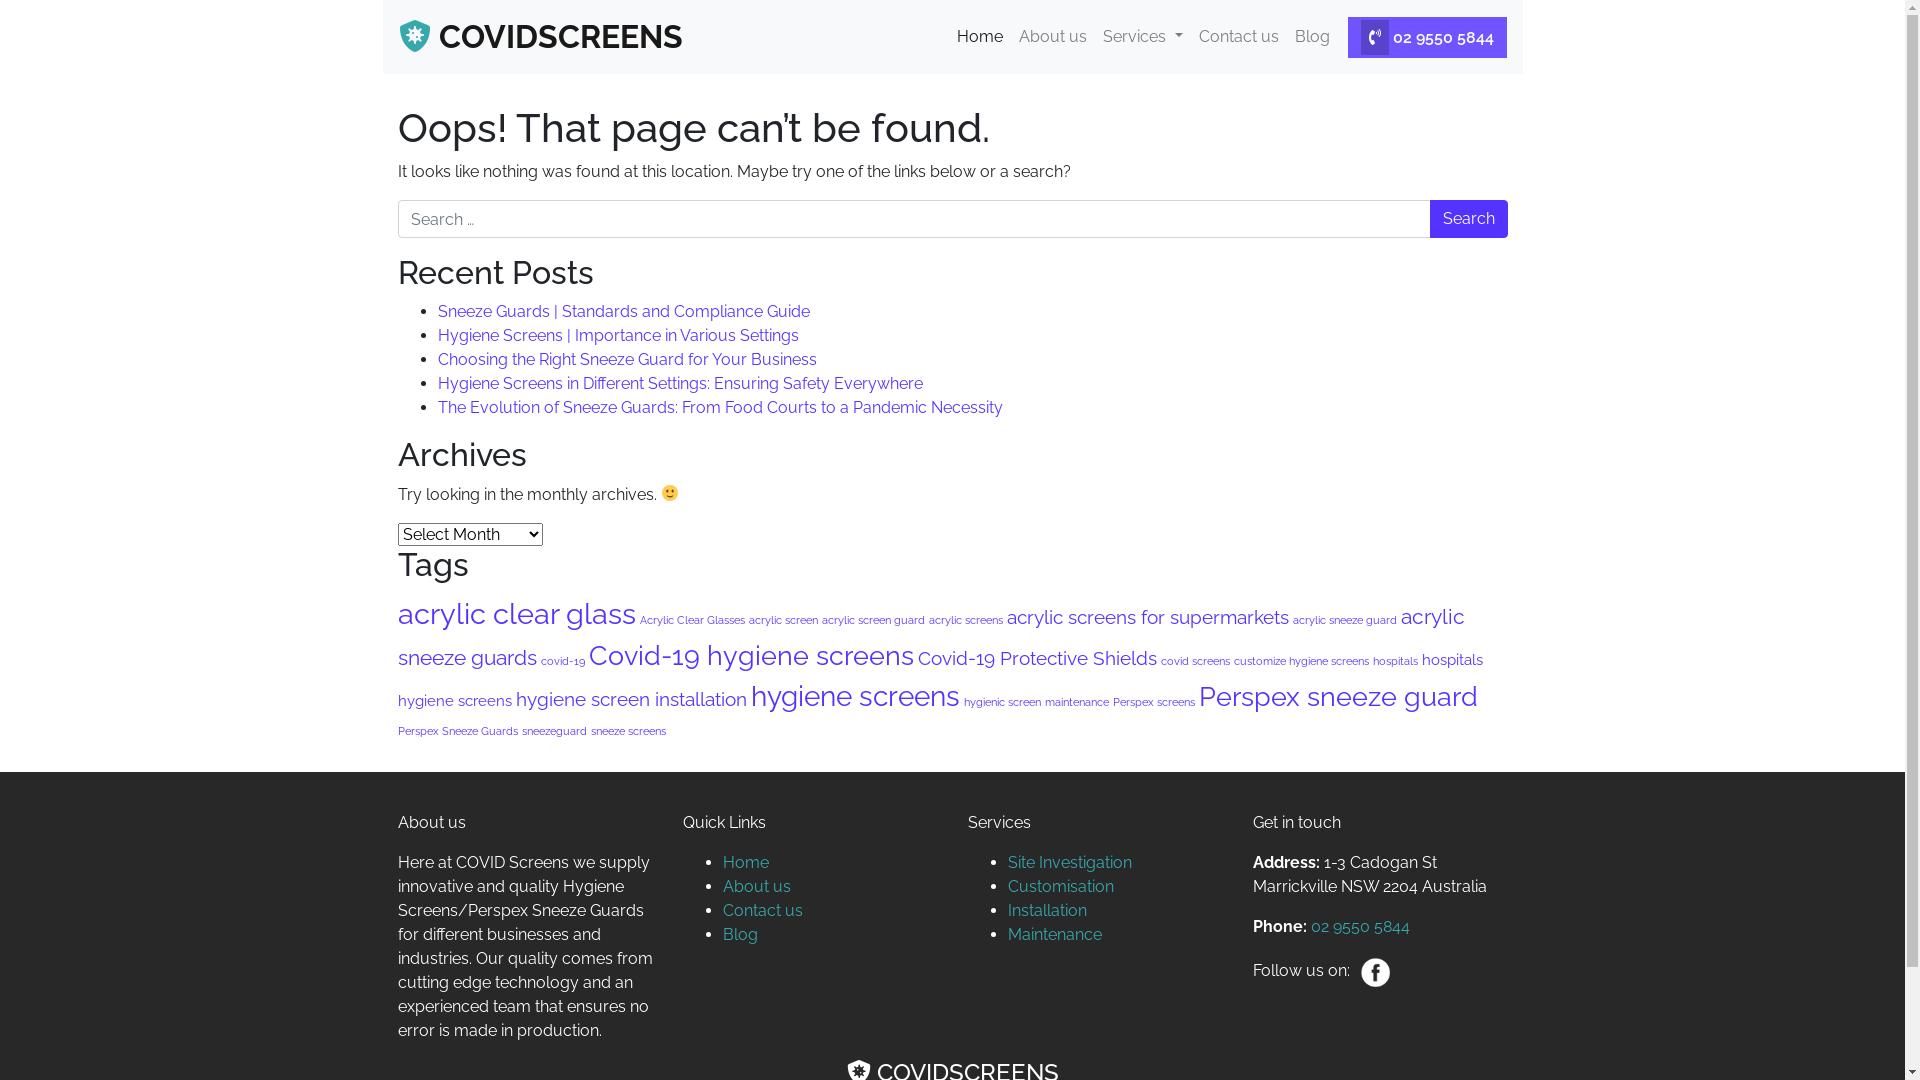 The height and width of the screenshot is (1080, 1920). I want to click on 'Choosing the Right Sneeze Guard for Your Business', so click(626, 358).